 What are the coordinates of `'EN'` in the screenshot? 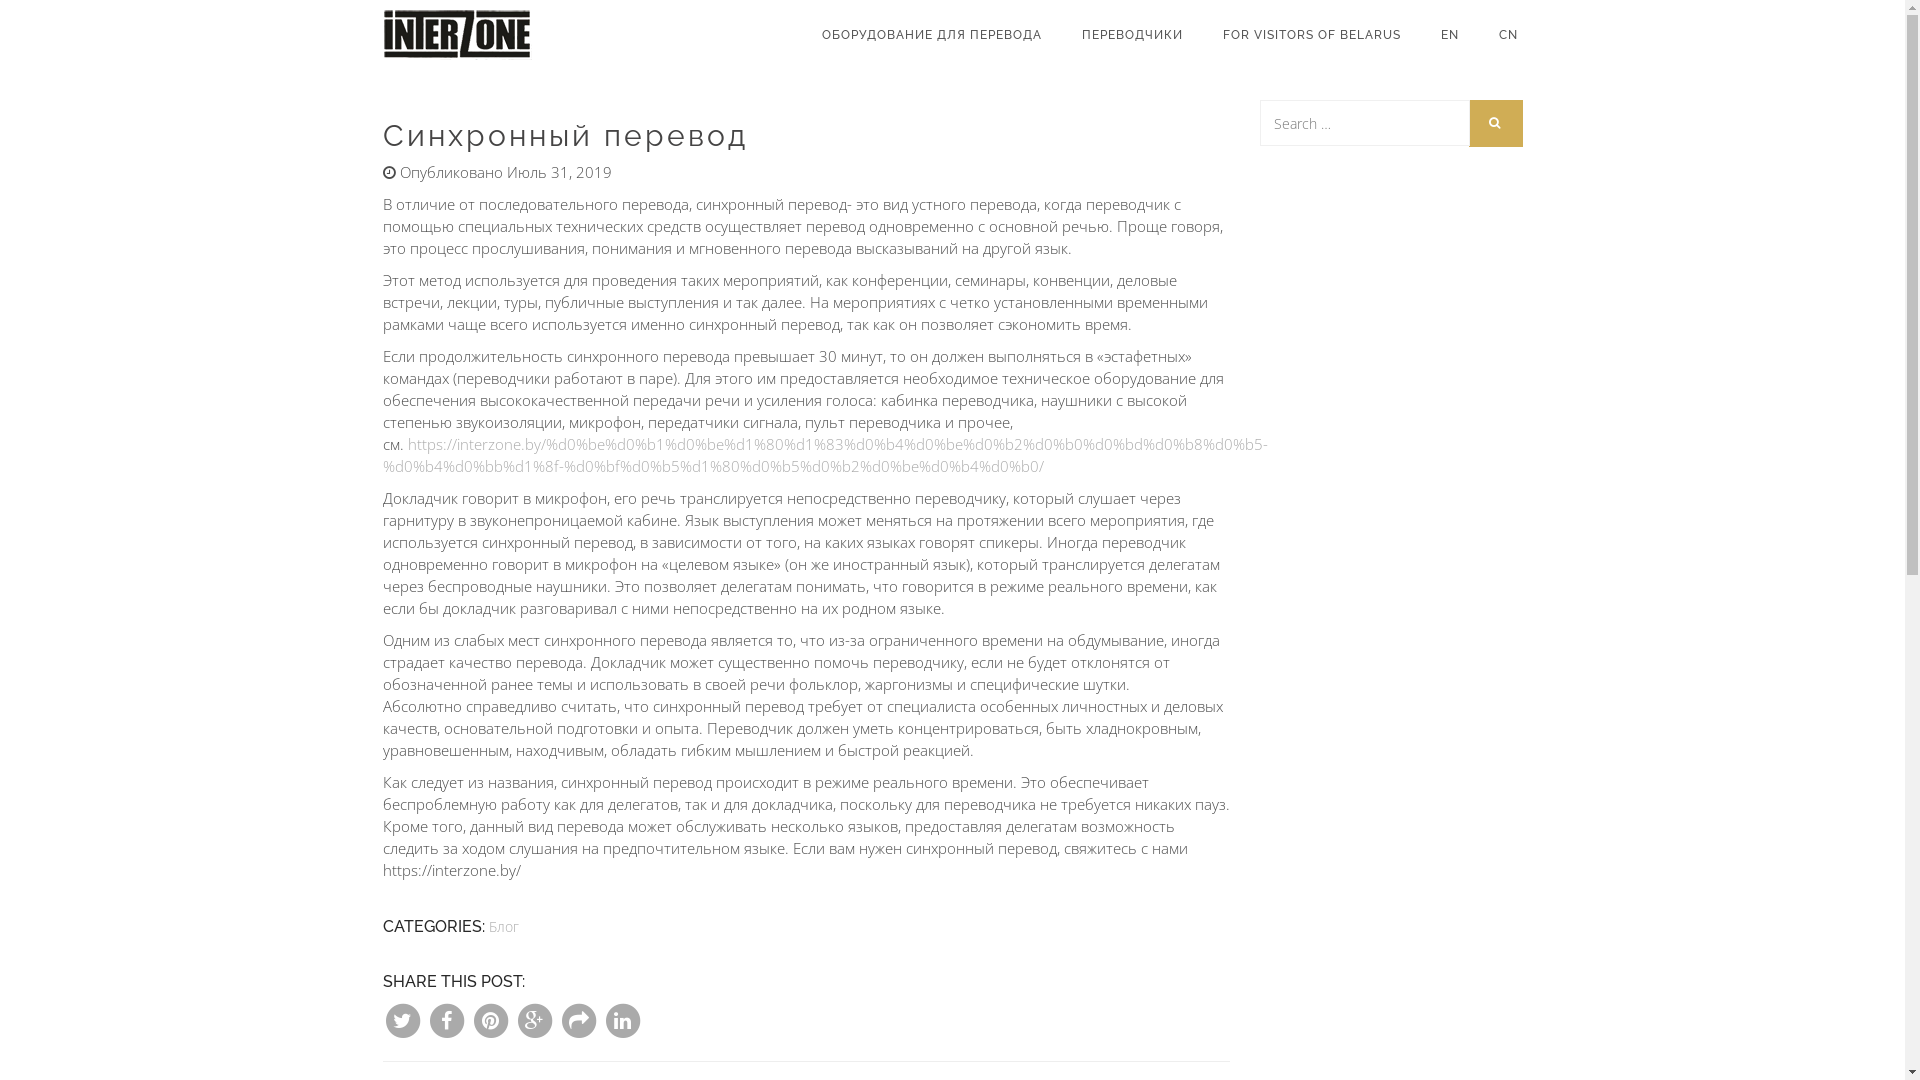 It's located at (1449, 34).